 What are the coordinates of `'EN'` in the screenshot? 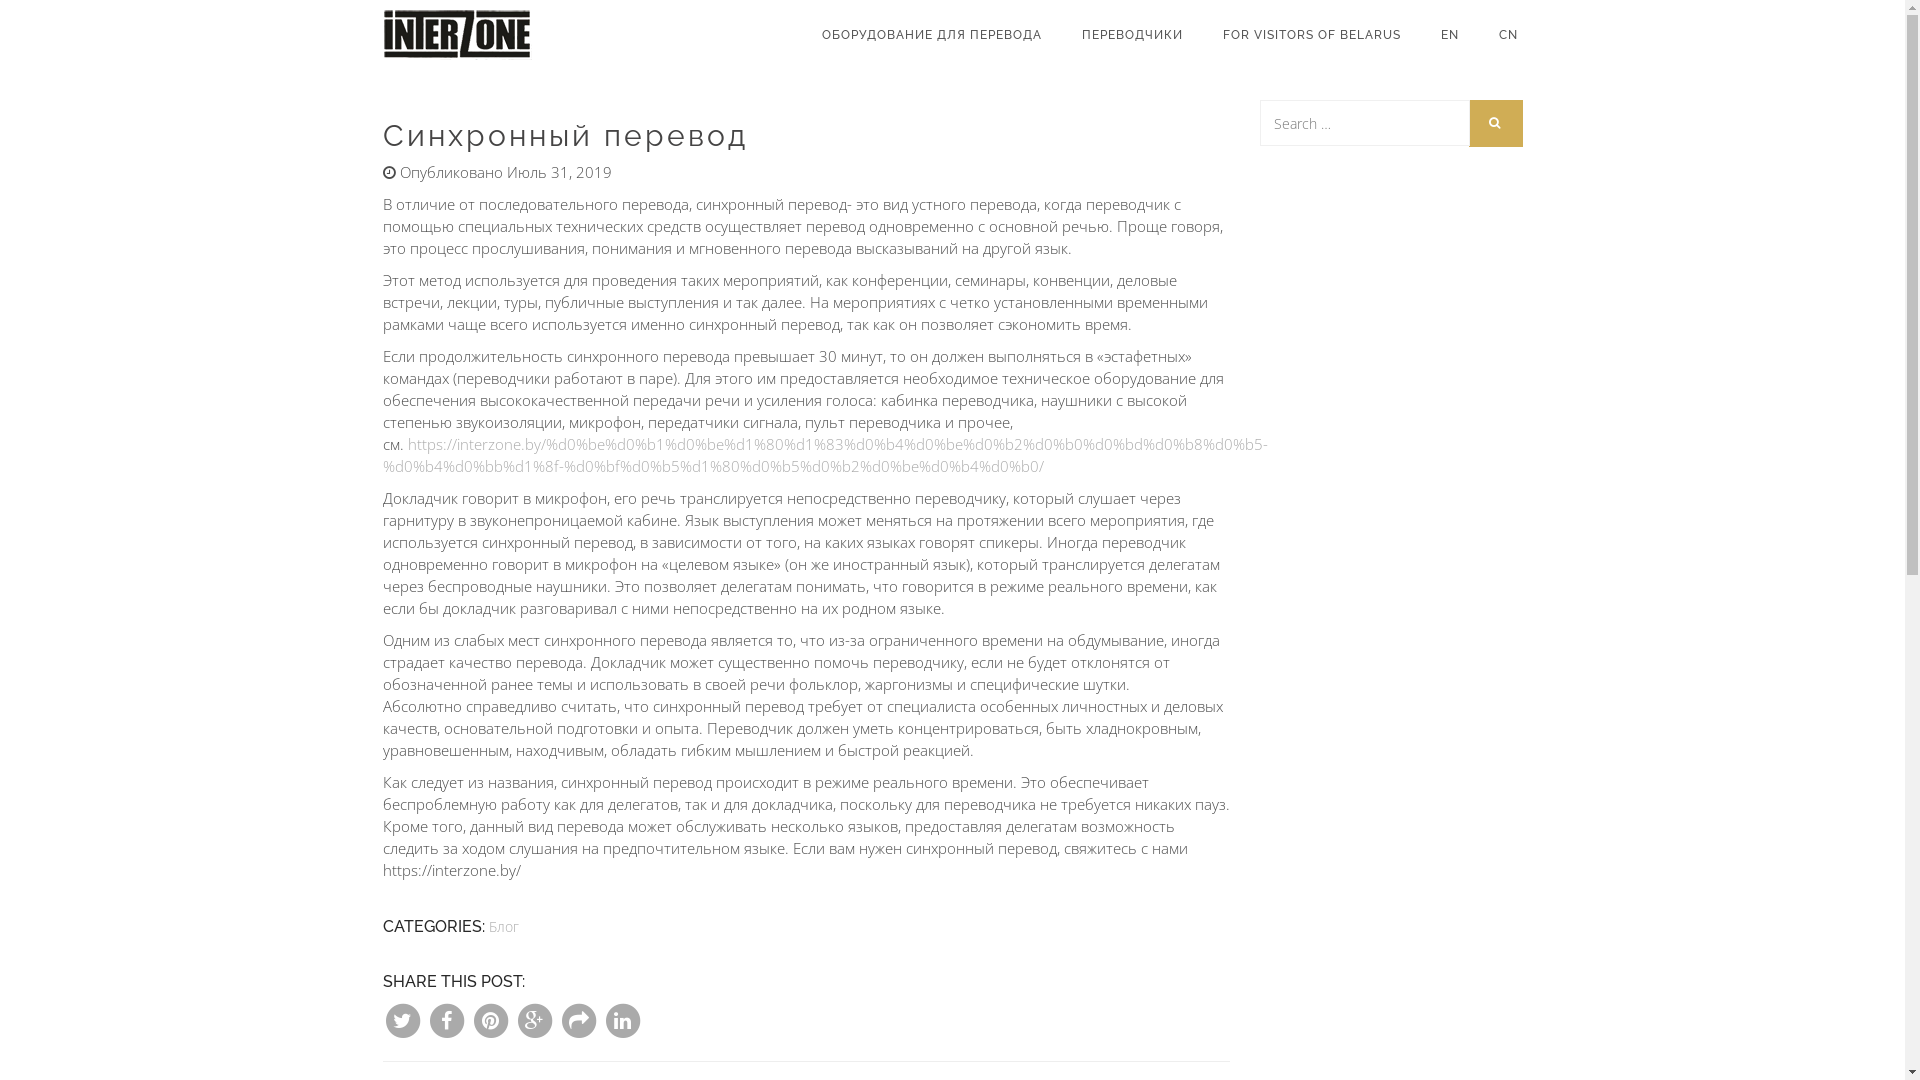 It's located at (1449, 34).